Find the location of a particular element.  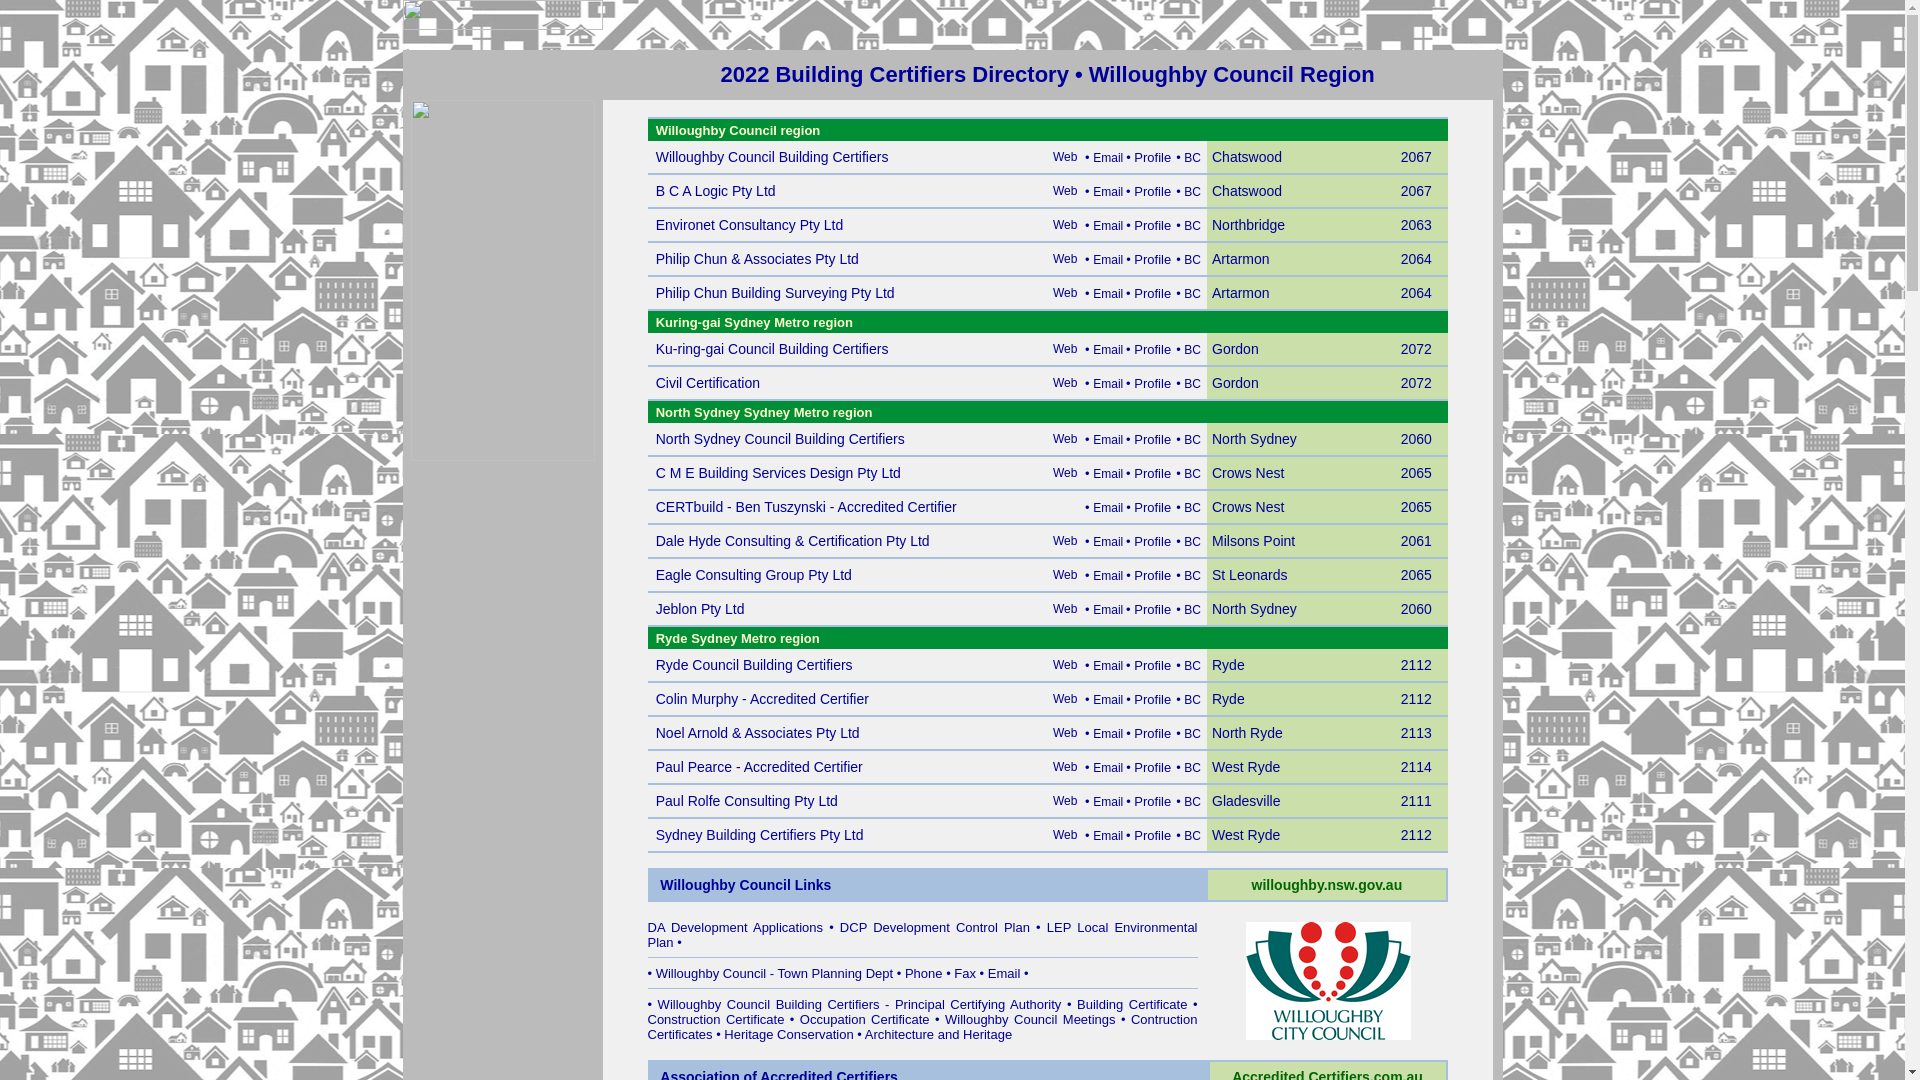

'Construction Certificate' is located at coordinates (648, 1019).